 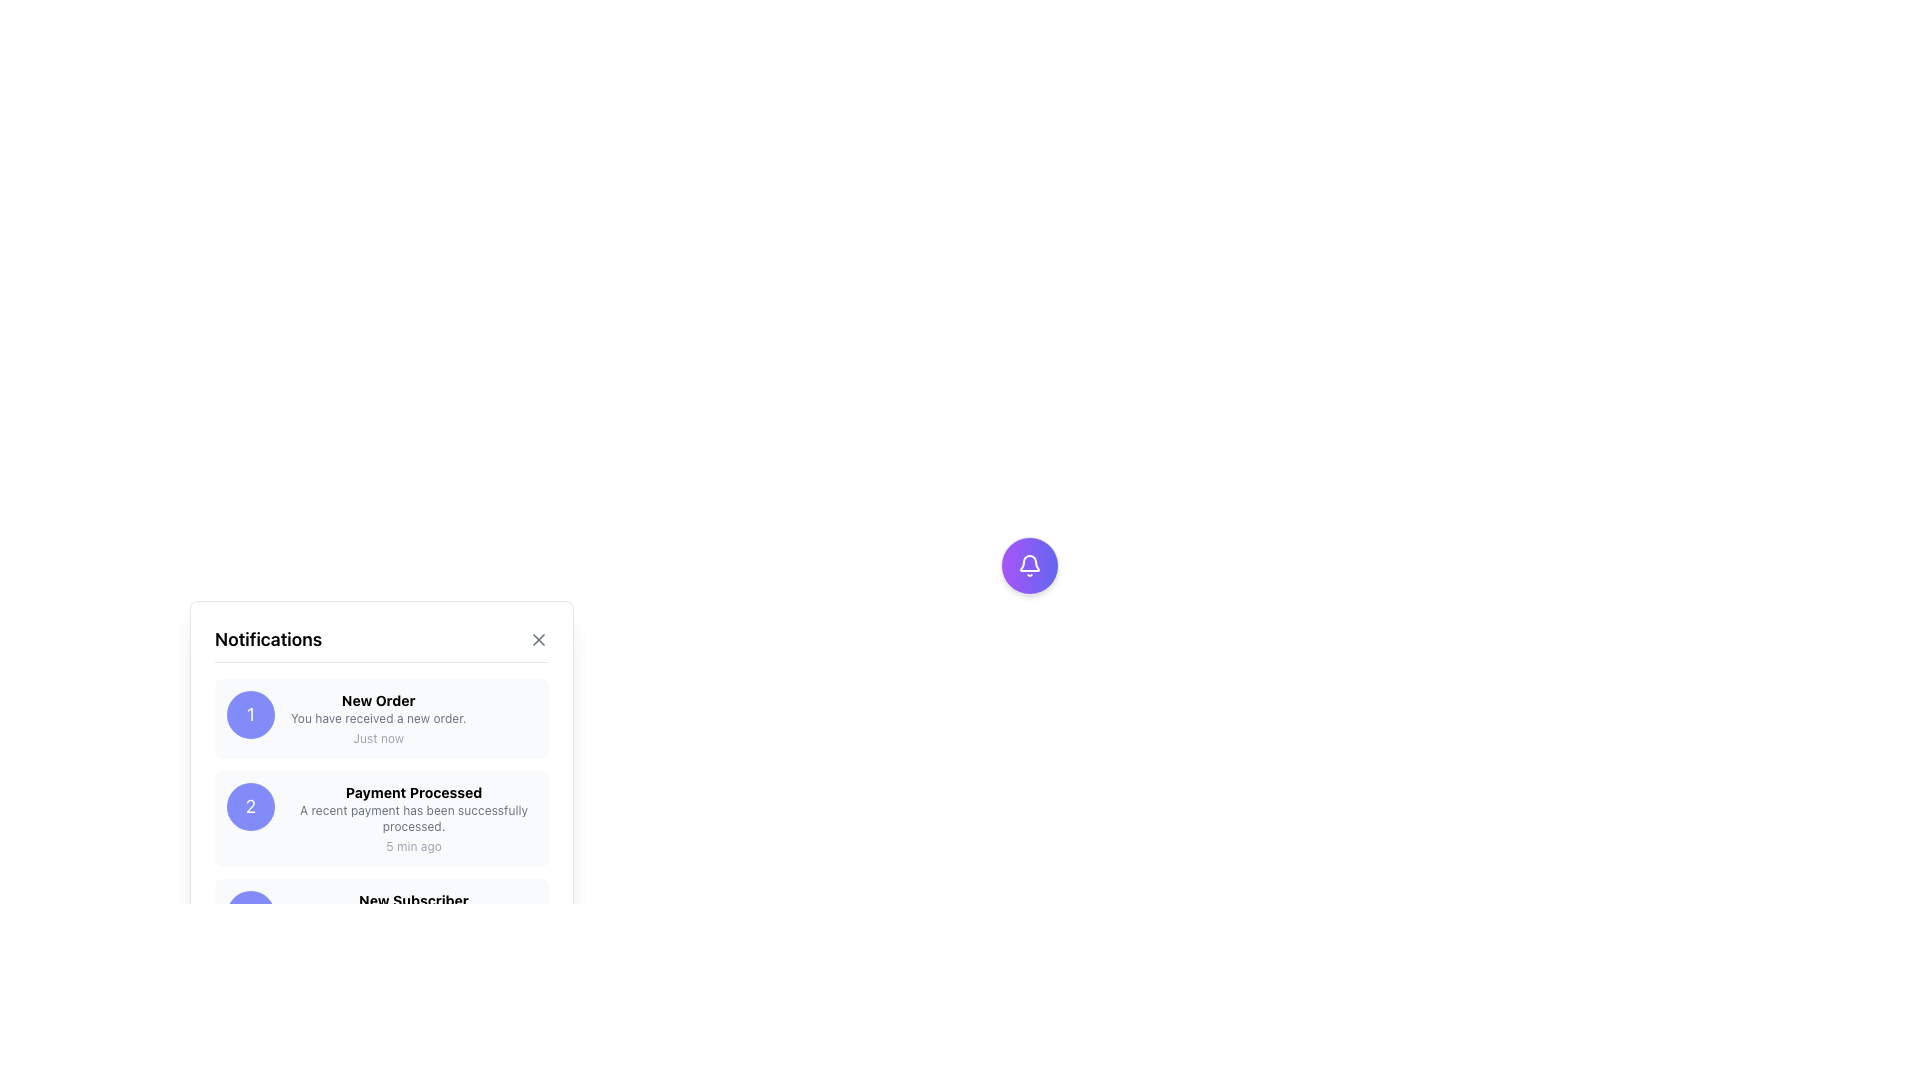 What do you see at coordinates (378, 717) in the screenshot?
I see `the non-interactive Text label providing additional information about the 'New Order' notification, located in the notification panel beneath the 'New Order' title` at bounding box center [378, 717].